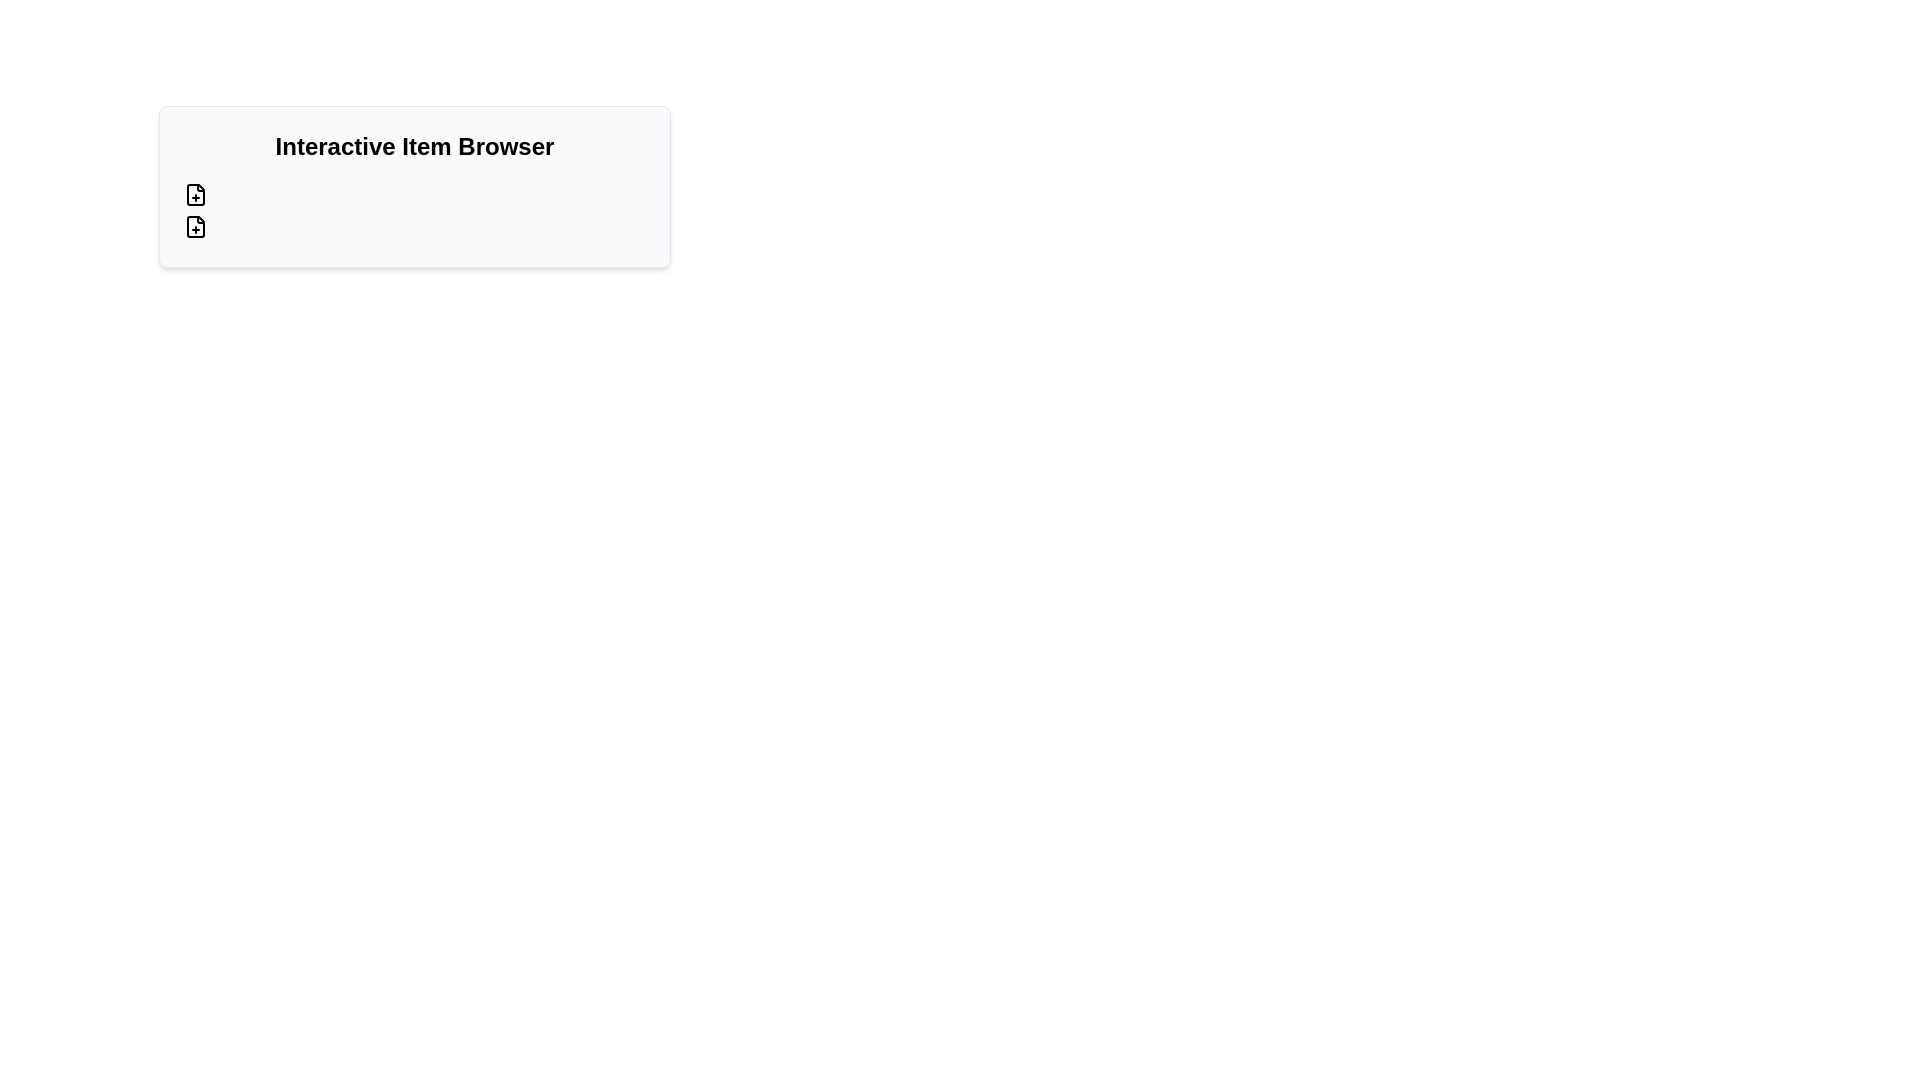 The image size is (1920, 1080). Describe the element at coordinates (196, 195) in the screenshot. I see `the SVG icon element located in the top-left region of the interface, below the label 'Interactive Item Browser'` at that location.